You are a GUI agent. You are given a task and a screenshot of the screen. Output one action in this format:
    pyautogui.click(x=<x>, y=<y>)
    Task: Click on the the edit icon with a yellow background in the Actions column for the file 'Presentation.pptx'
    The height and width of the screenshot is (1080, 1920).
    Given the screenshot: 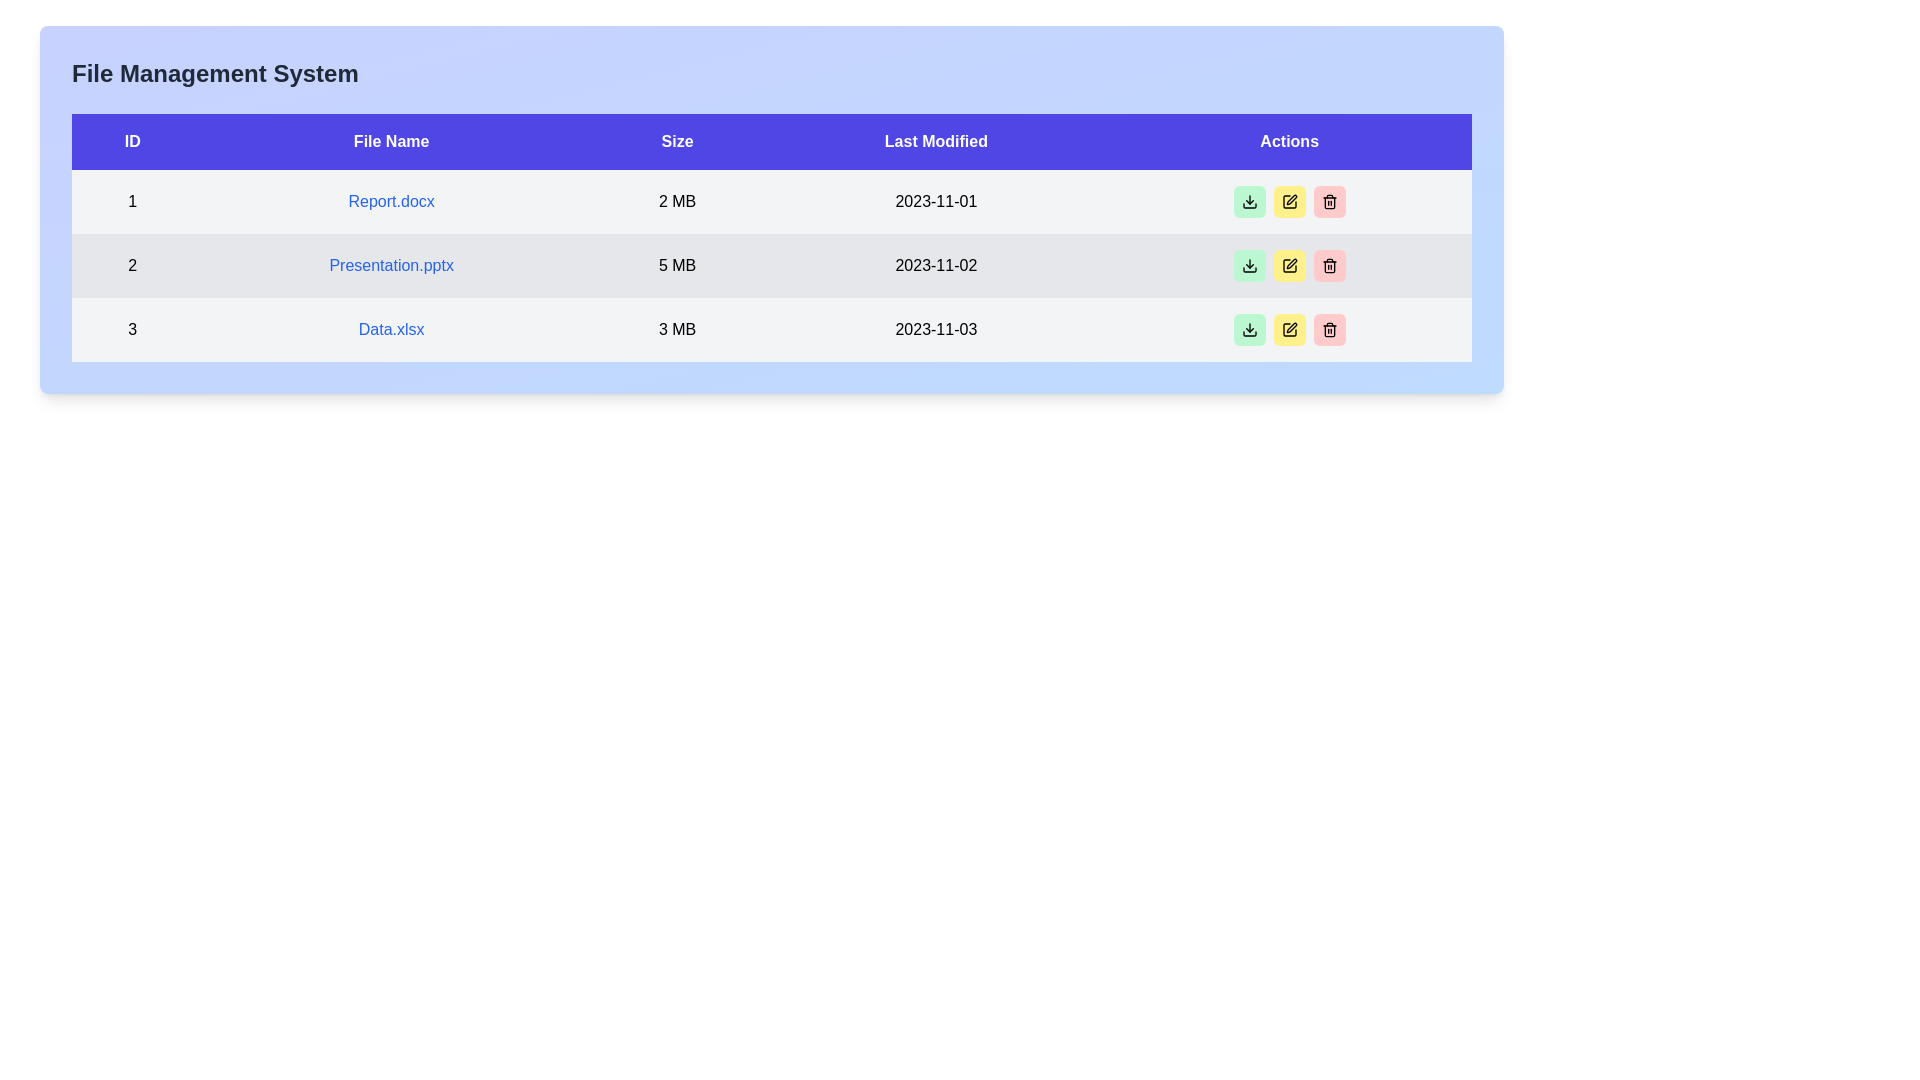 What is the action you would take?
    pyautogui.click(x=1289, y=201)
    